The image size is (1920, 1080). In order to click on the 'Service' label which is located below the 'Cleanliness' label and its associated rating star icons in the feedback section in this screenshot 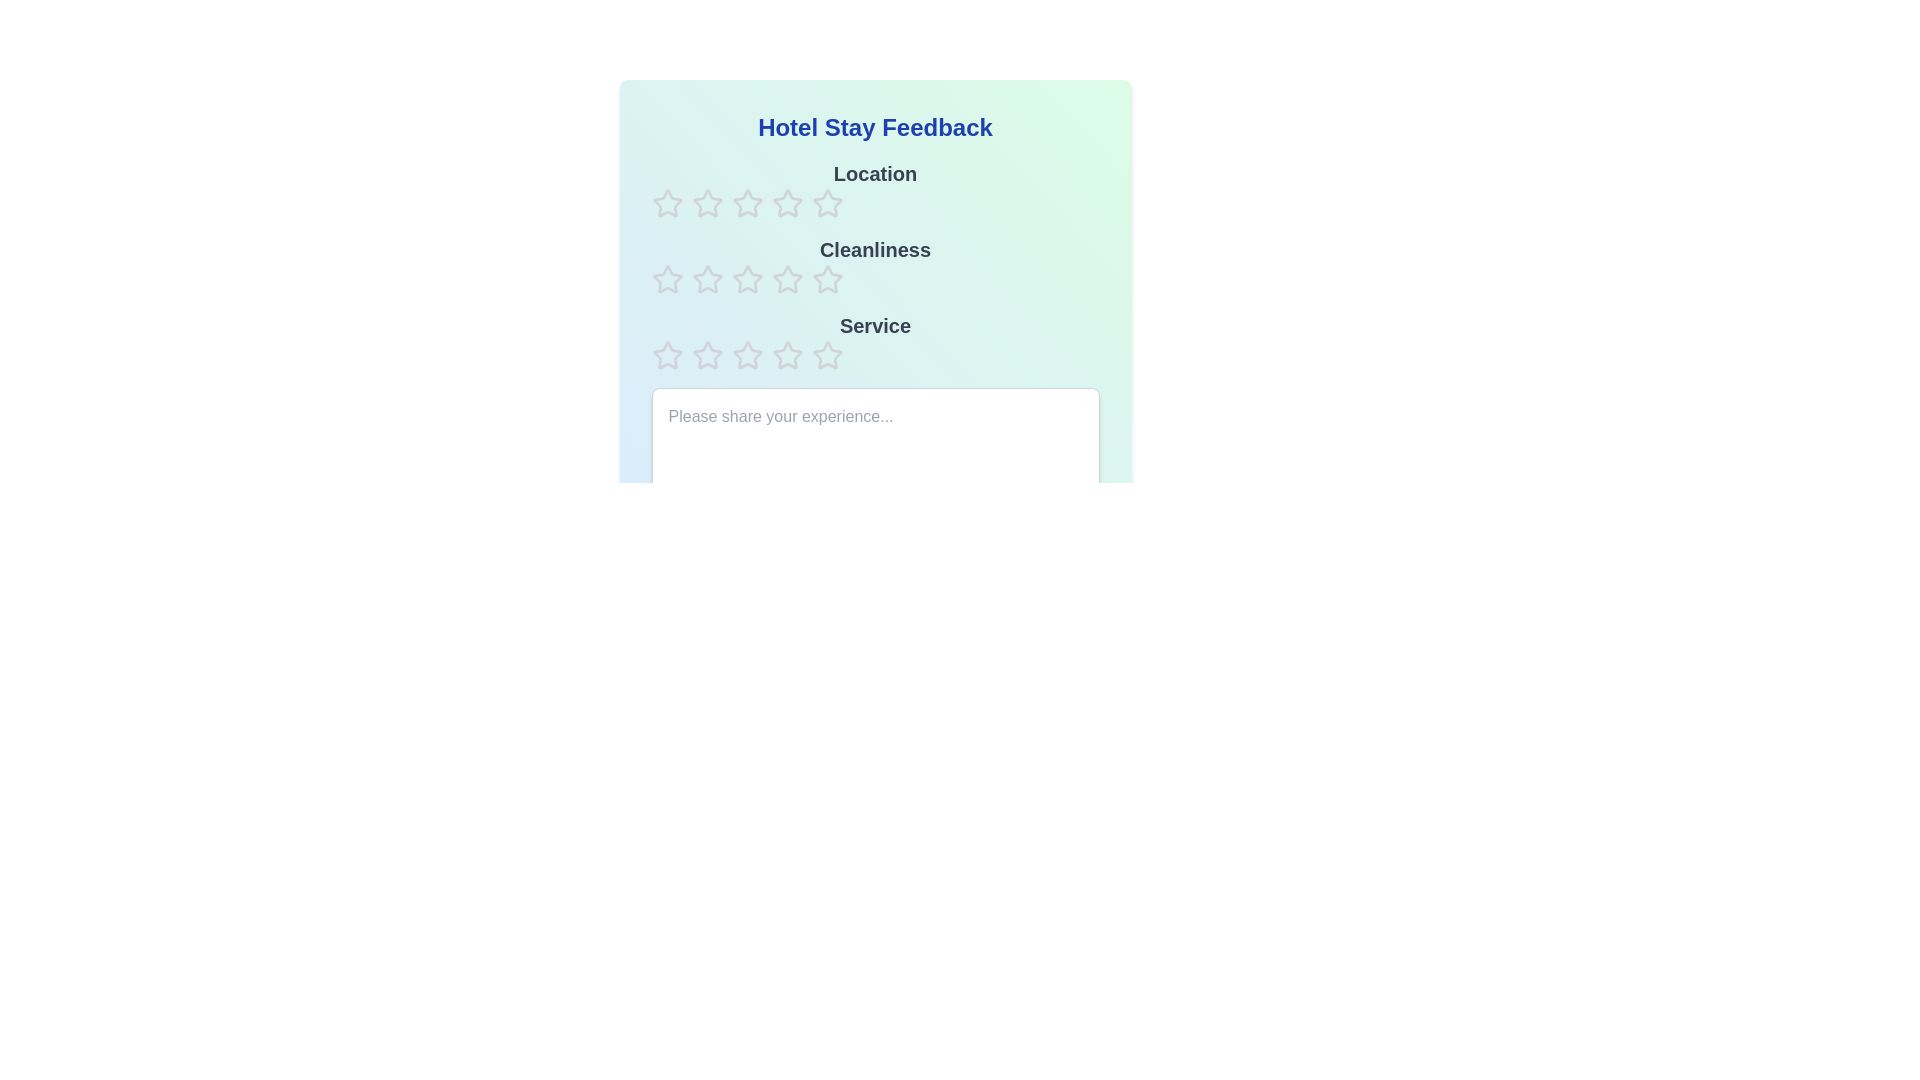, I will do `click(875, 325)`.